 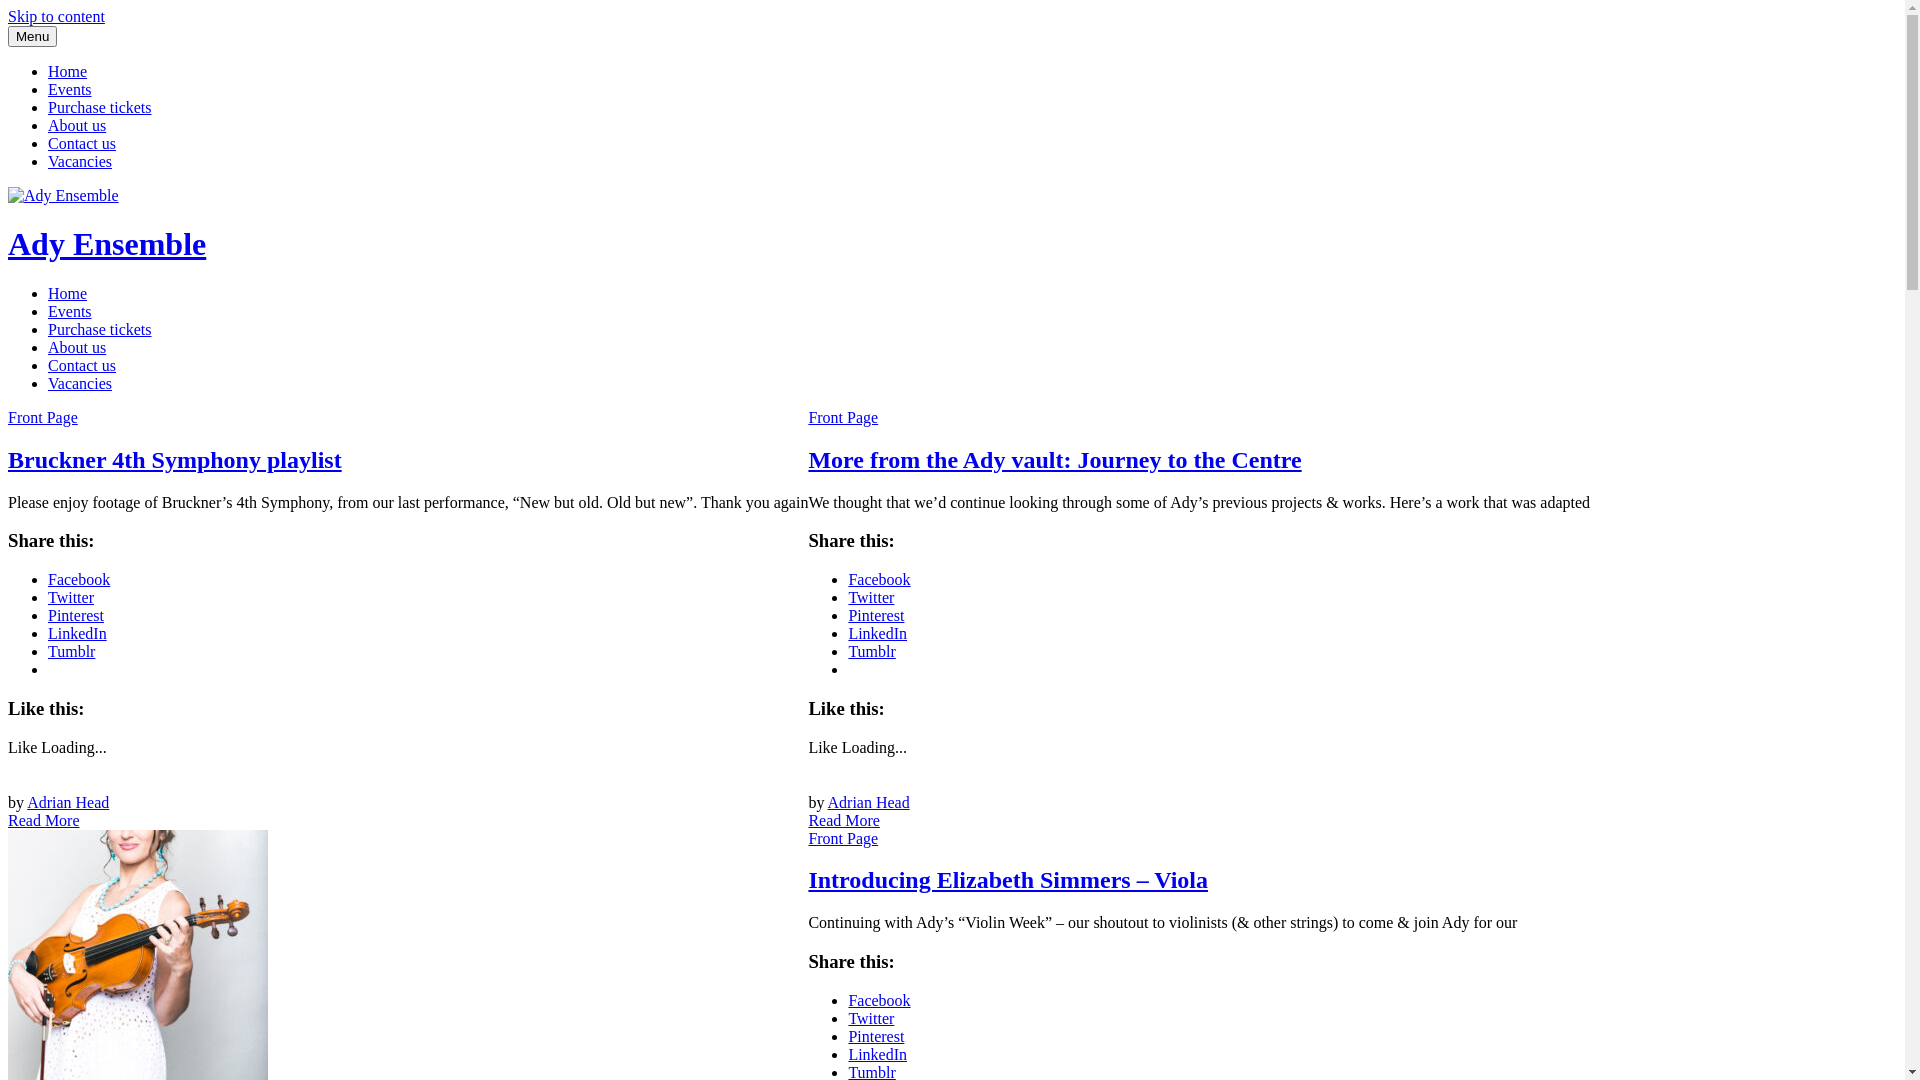 What do you see at coordinates (76, 125) in the screenshot?
I see `'About us'` at bounding box center [76, 125].